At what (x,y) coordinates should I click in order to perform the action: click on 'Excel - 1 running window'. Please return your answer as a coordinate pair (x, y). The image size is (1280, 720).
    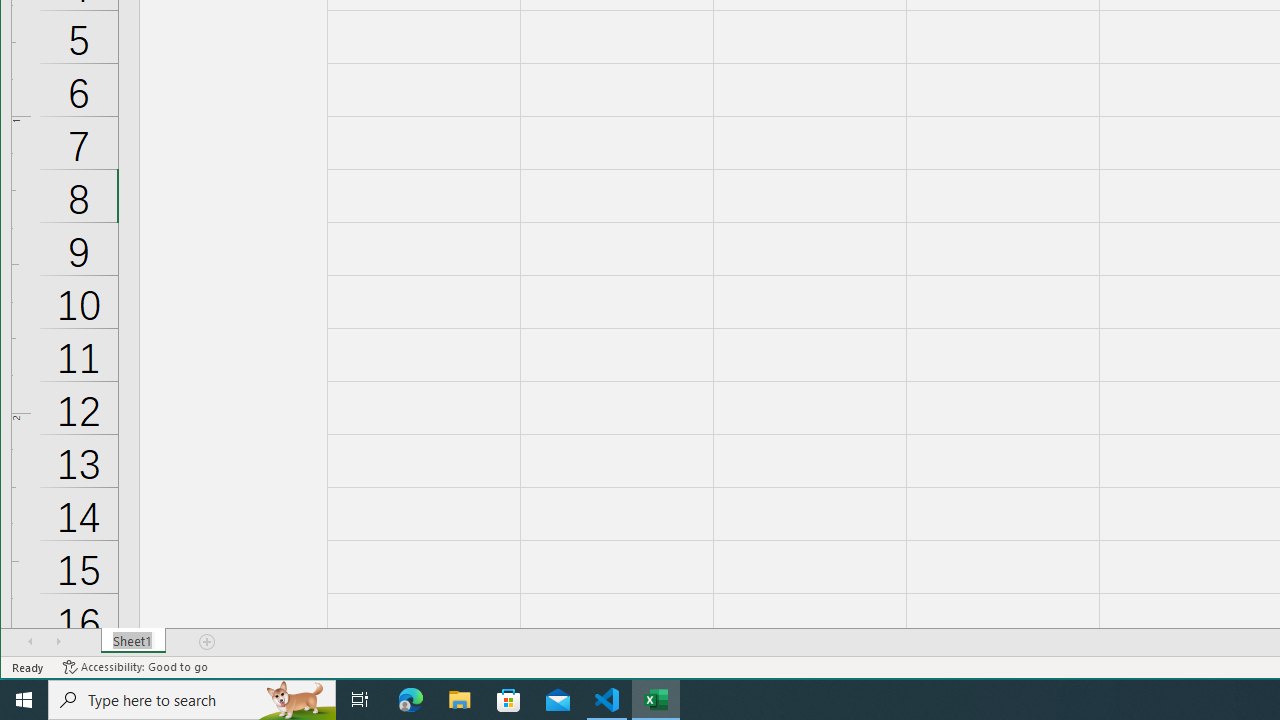
    Looking at the image, I should click on (656, 698).